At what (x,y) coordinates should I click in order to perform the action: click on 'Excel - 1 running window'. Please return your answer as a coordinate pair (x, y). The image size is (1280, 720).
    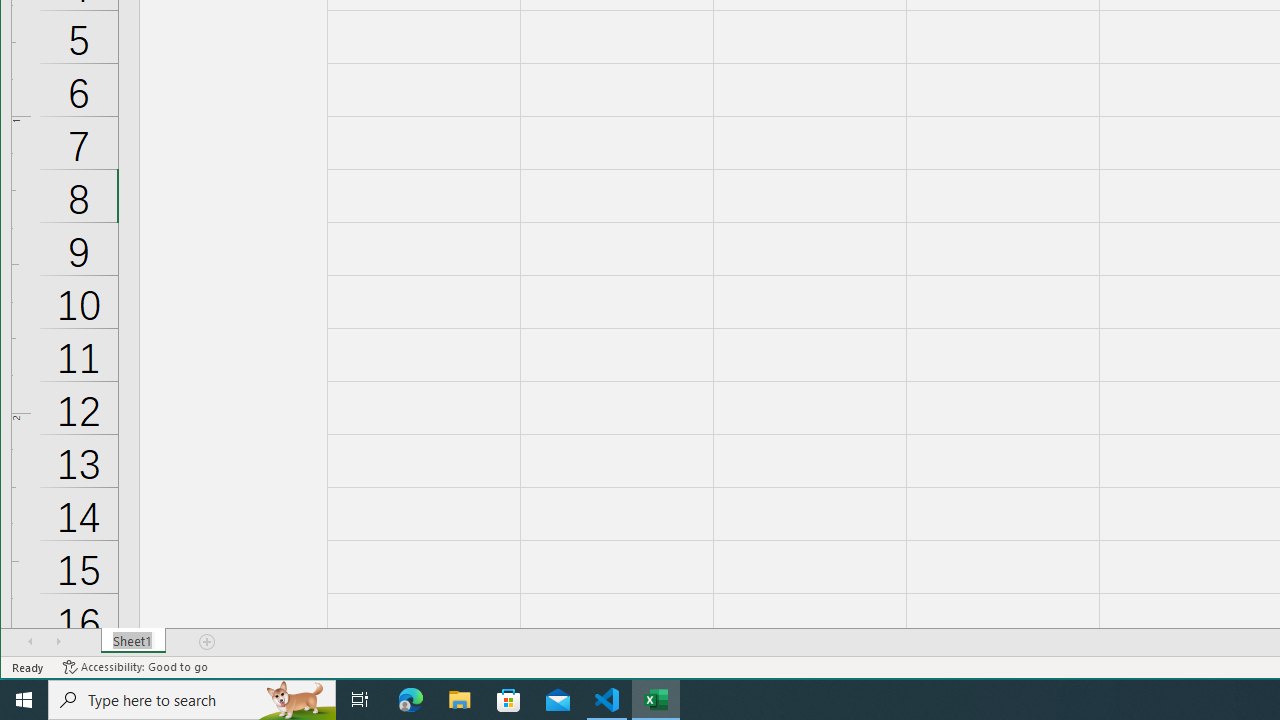
    Looking at the image, I should click on (656, 698).